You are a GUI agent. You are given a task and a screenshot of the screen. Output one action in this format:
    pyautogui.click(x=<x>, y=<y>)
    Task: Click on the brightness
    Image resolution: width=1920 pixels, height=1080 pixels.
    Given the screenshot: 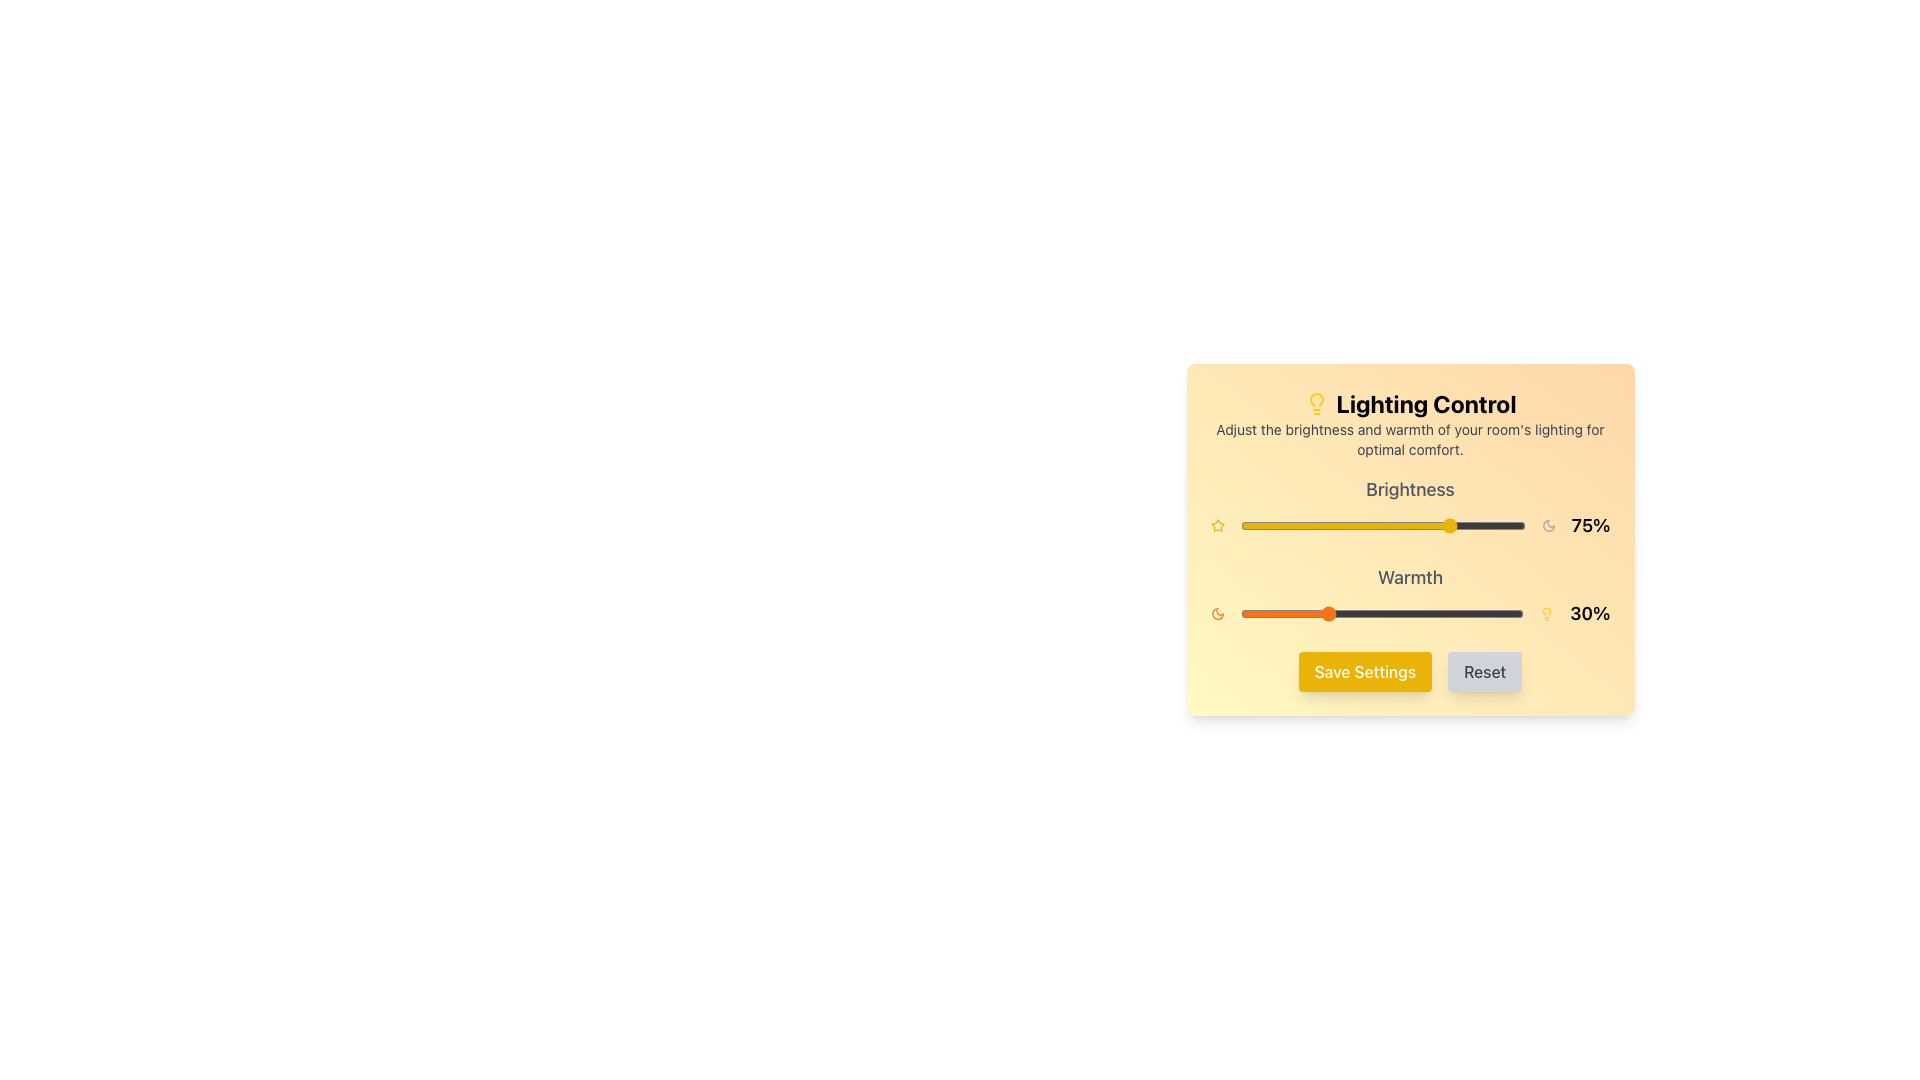 What is the action you would take?
    pyautogui.click(x=1331, y=524)
    